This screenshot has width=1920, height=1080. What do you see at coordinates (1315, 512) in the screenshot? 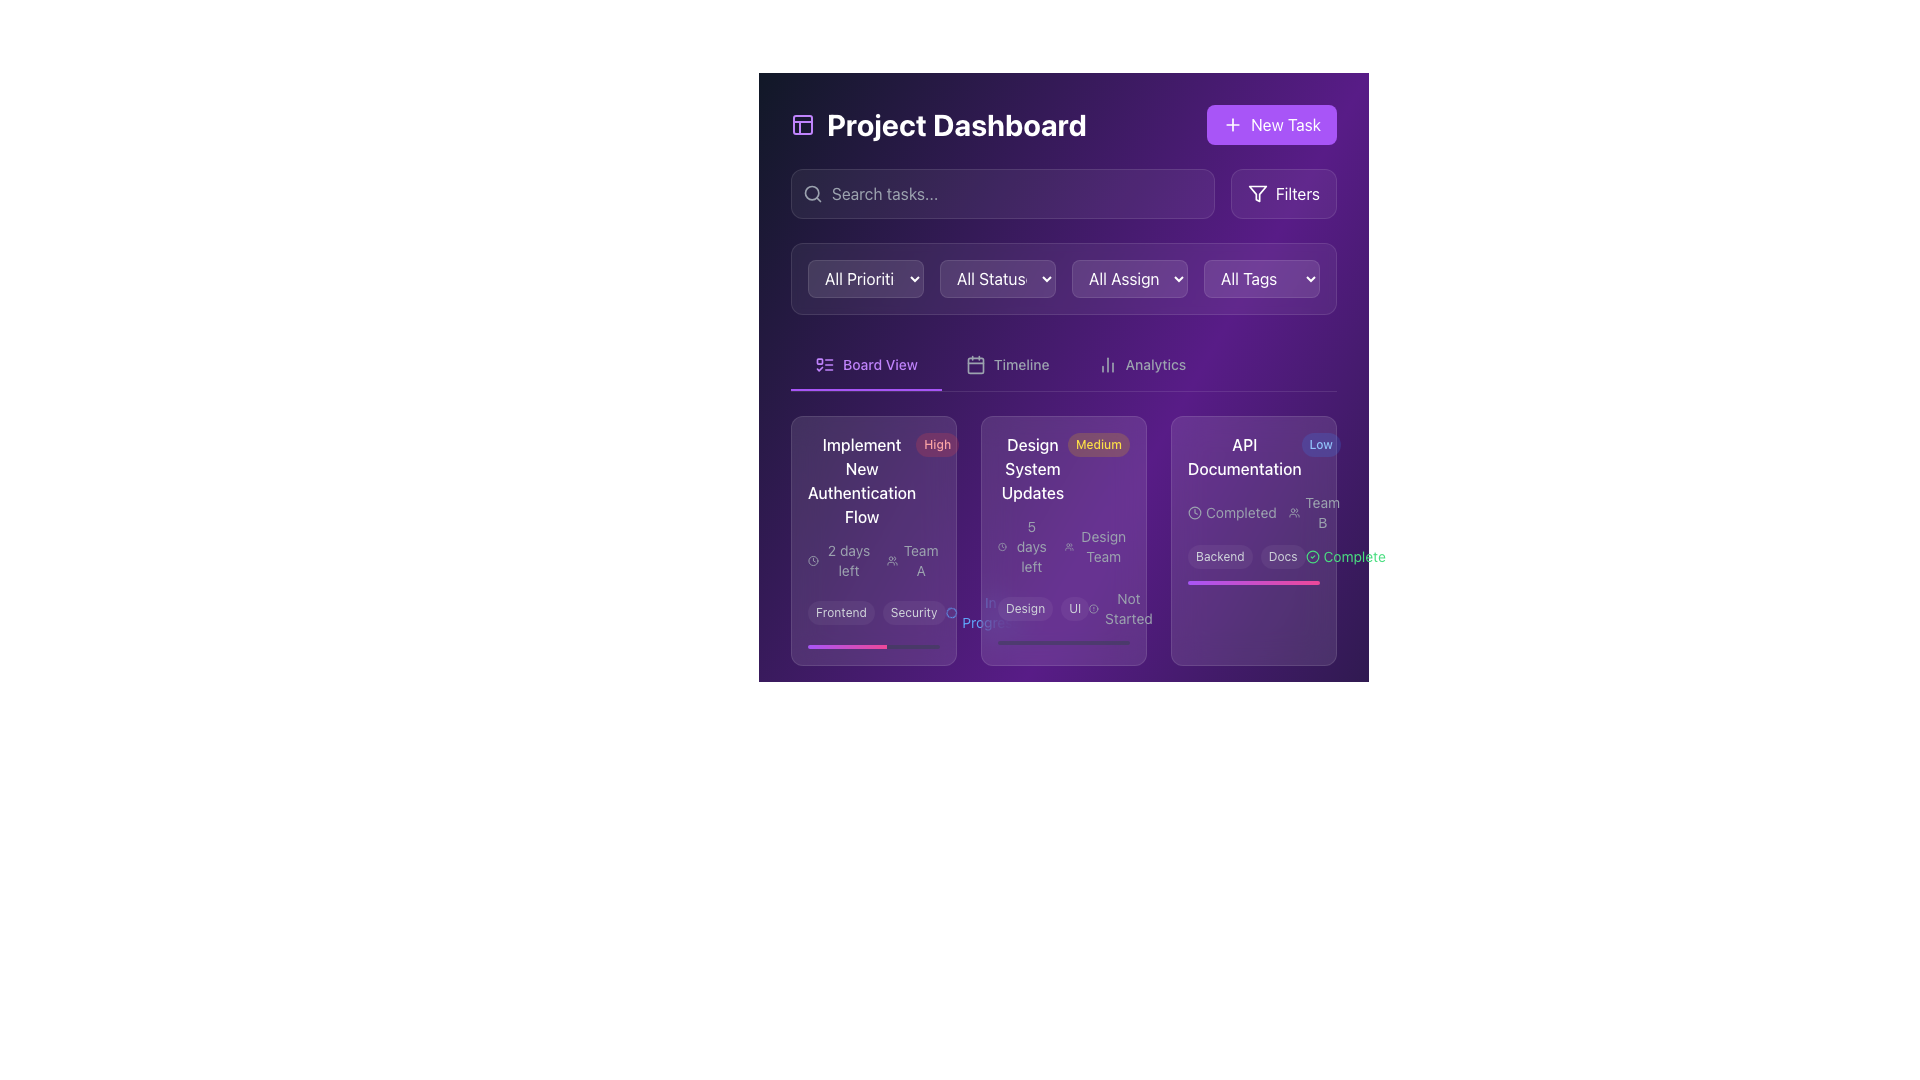
I see `label with an icon located in the lower right corner of the 'API Documentation' card, following the status indicator text 'Completed', to gather team information` at bounding box center [1315, 512].